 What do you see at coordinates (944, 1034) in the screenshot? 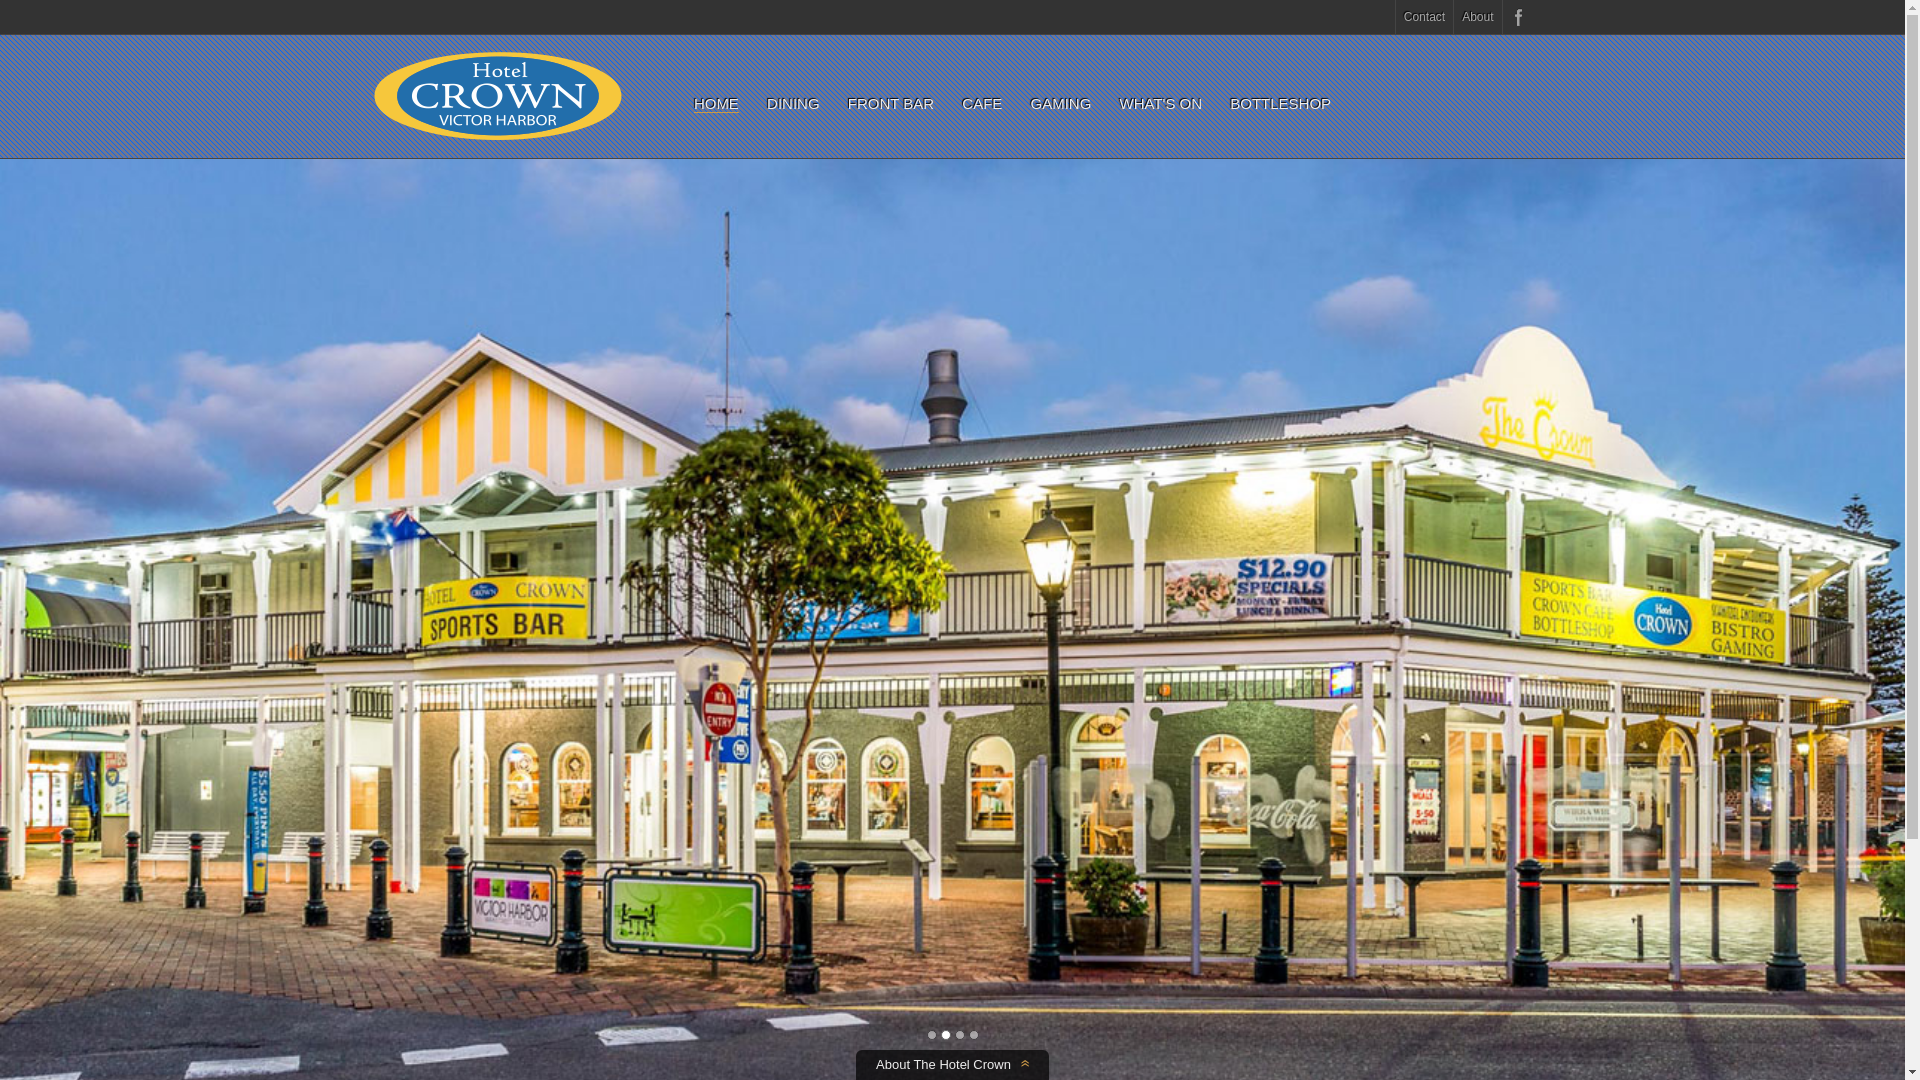
I see `'2'` at bounding box center [944, 1034].